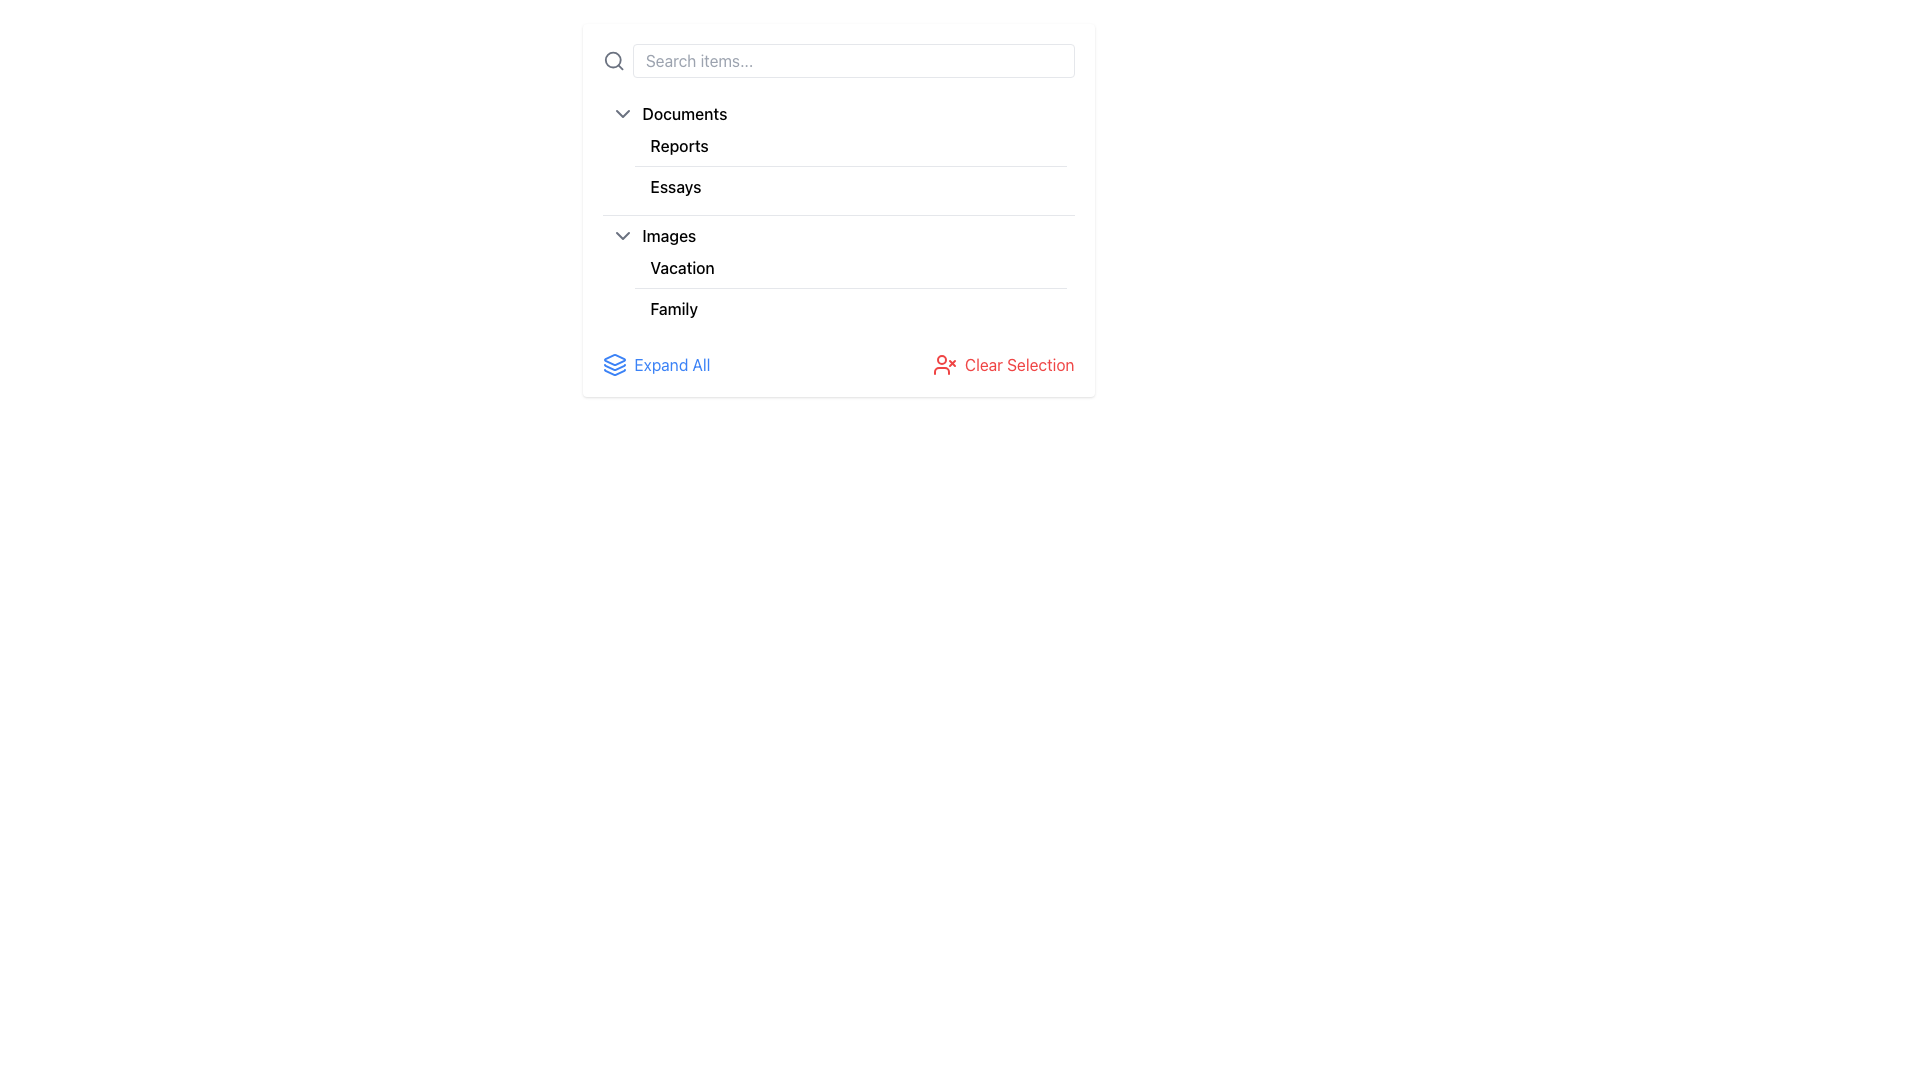 The height and width of the screenshot is (1080, 1920). What do you see at coordinates (838, 288) in the screenshot?
I see `the list item group displaying nested subcategories within the 'Images' category` at bounding box center [838, 288].